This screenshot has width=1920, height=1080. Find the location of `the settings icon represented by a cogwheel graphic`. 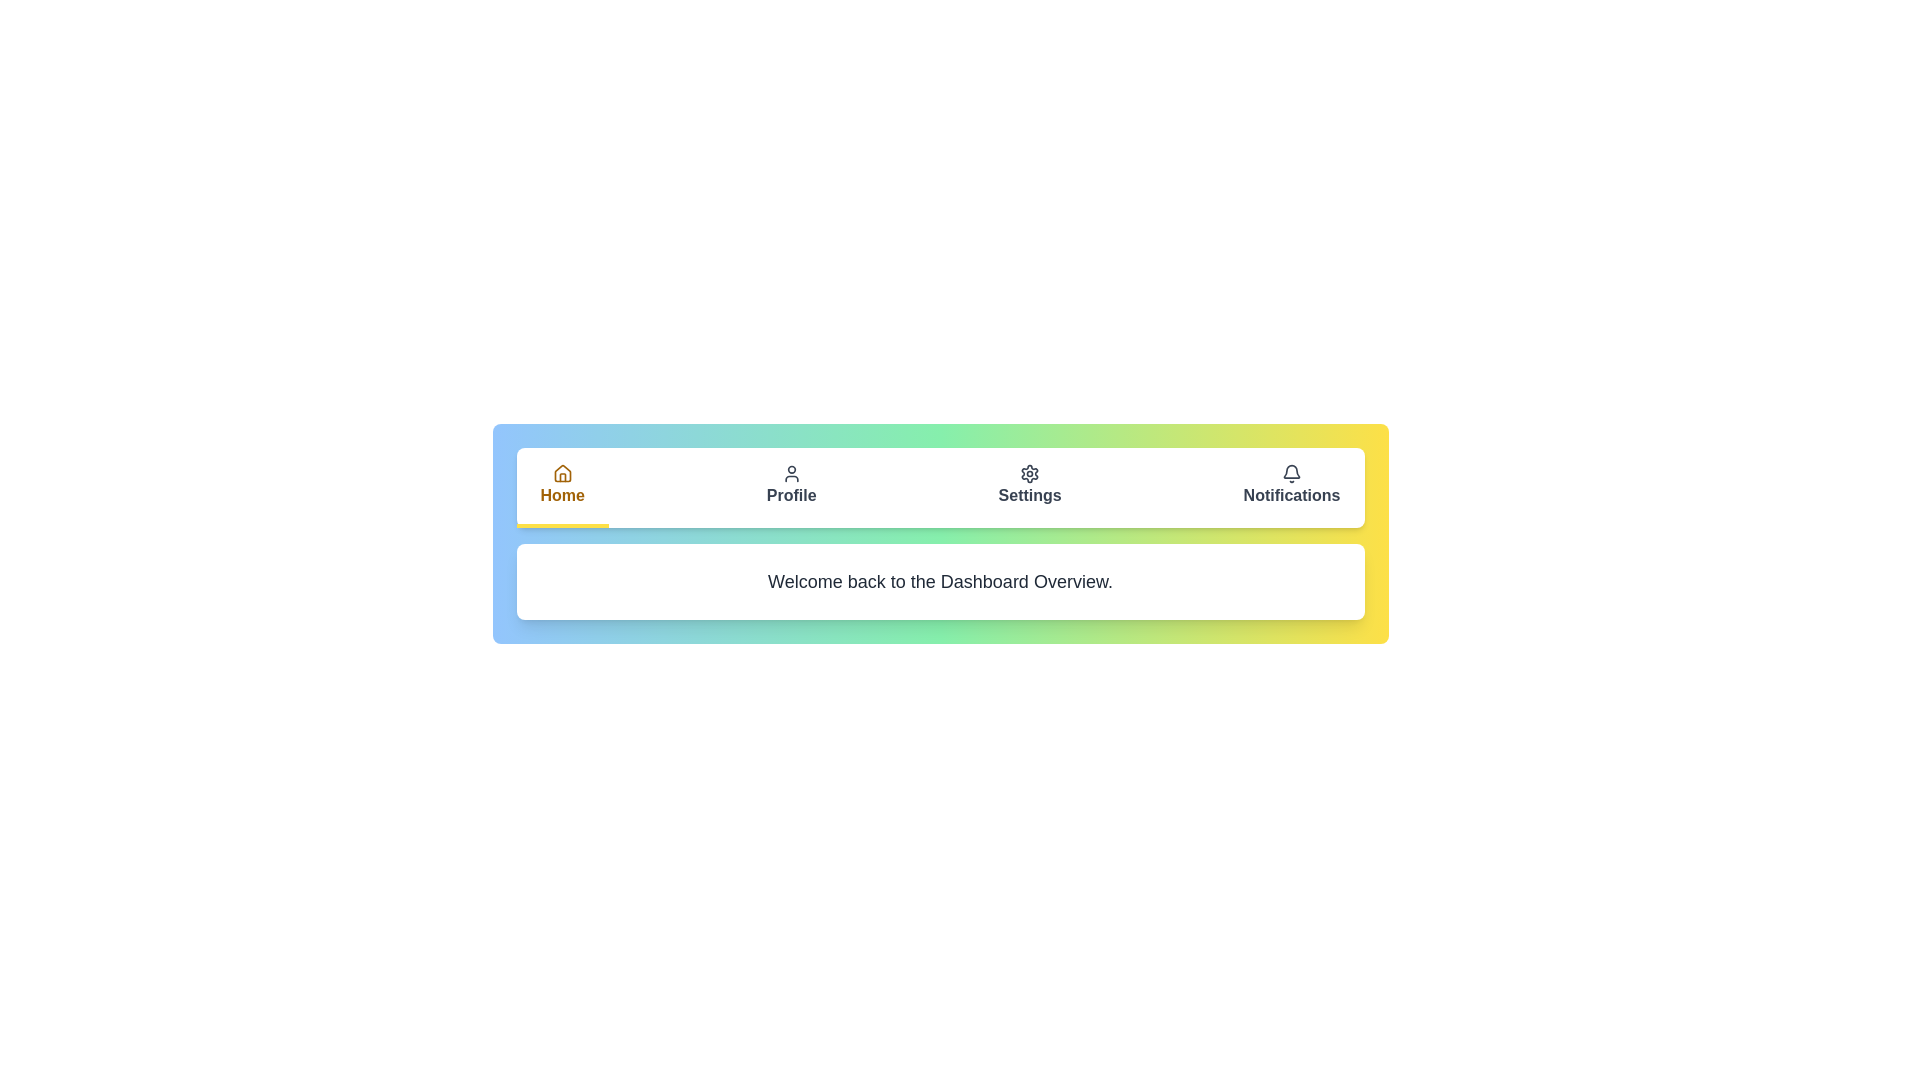

the settings icon represented by a cogwheel graphic is located at coordinates (1030, 474).